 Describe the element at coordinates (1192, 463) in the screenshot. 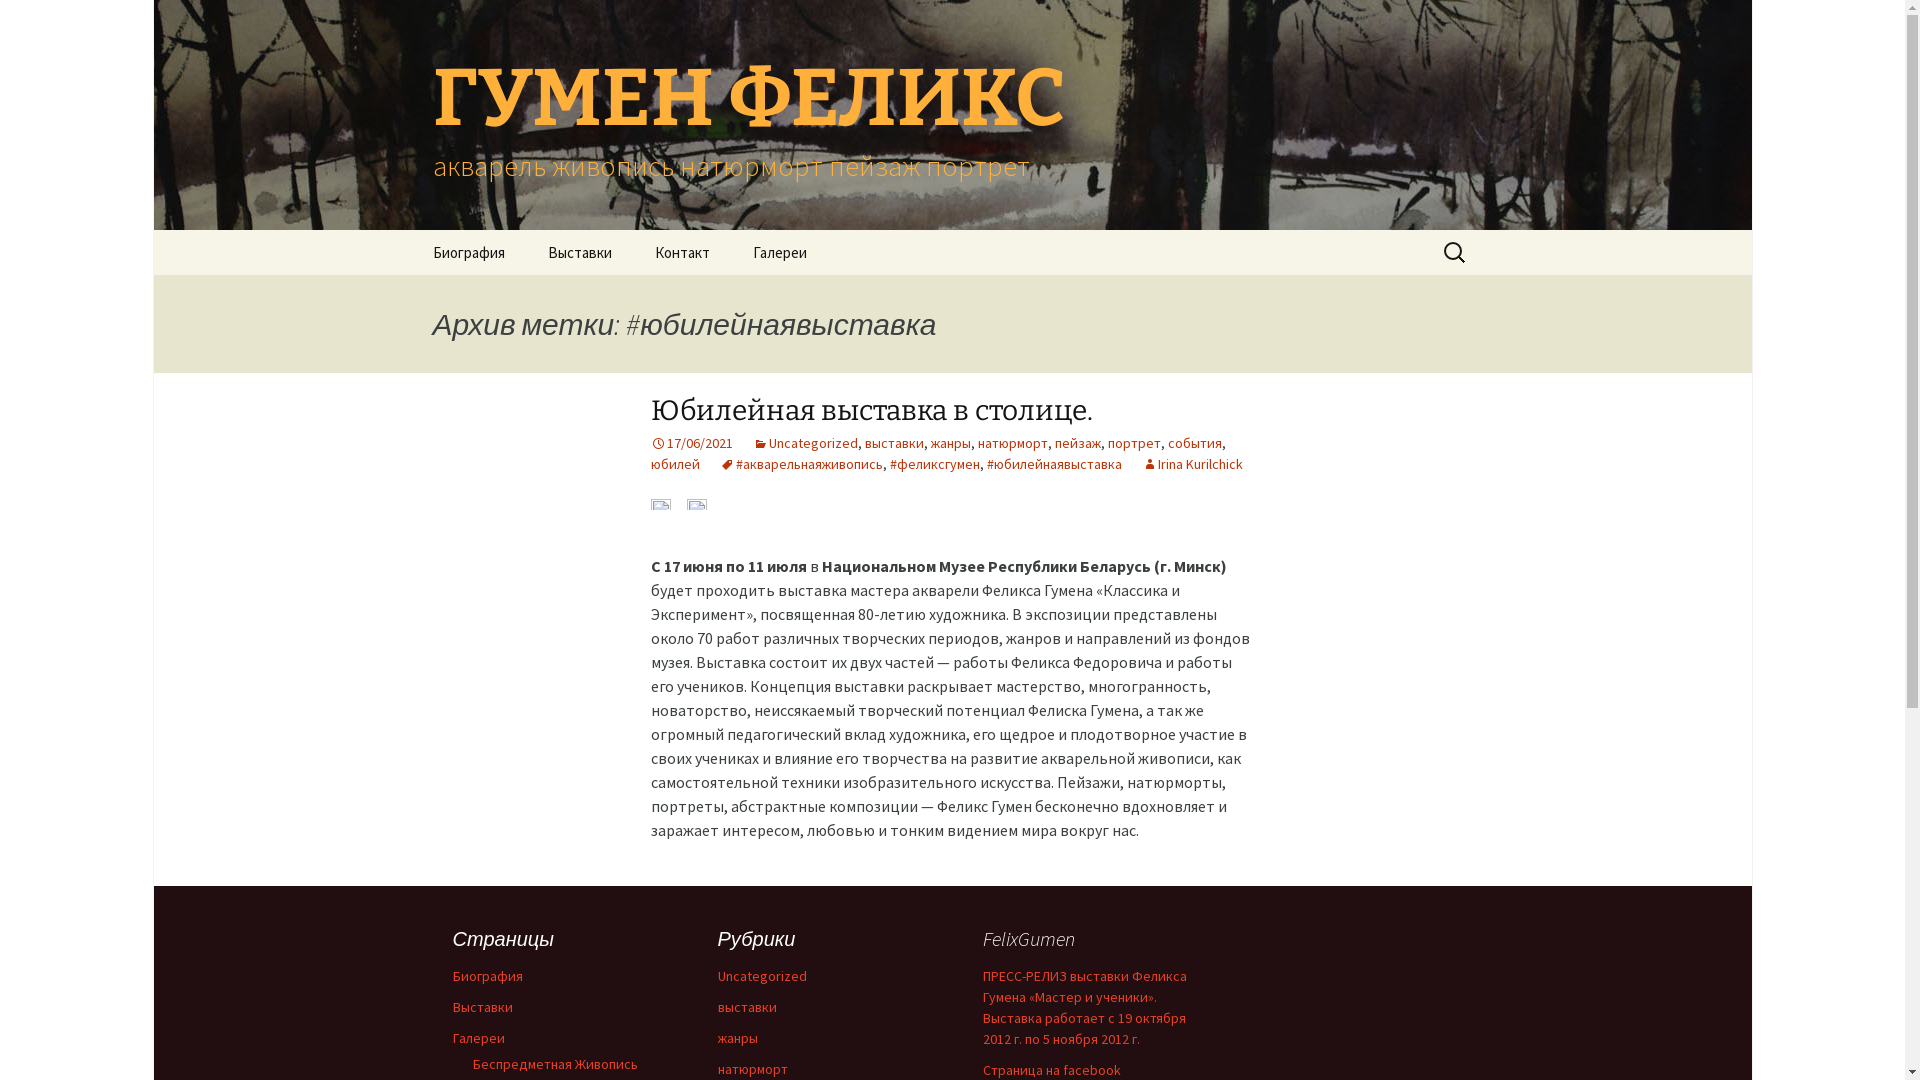

I see `'Irina Kurilchick'` at that location.